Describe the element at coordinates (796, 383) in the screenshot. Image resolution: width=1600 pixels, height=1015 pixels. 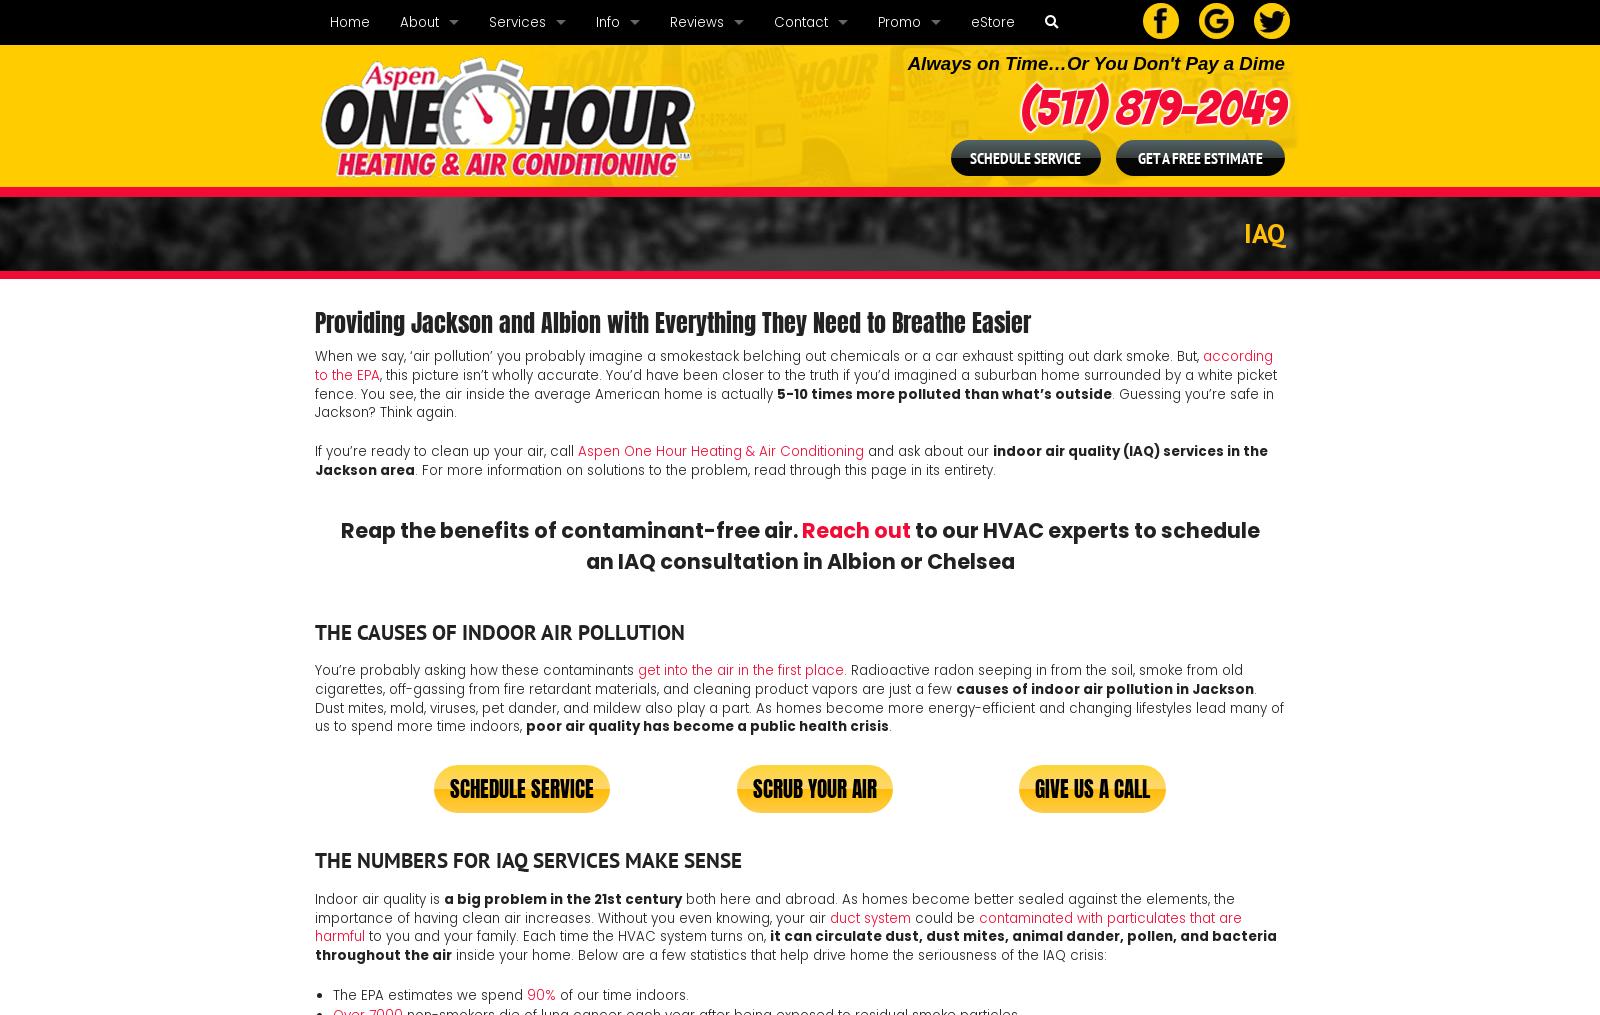
I see `', this picture isn’t wholly accurate. You’d have been closer to the truth if you’d imagined a suburban home surrounded by a white picket fence. You see, the air inside the average American home is actually'` at that location.